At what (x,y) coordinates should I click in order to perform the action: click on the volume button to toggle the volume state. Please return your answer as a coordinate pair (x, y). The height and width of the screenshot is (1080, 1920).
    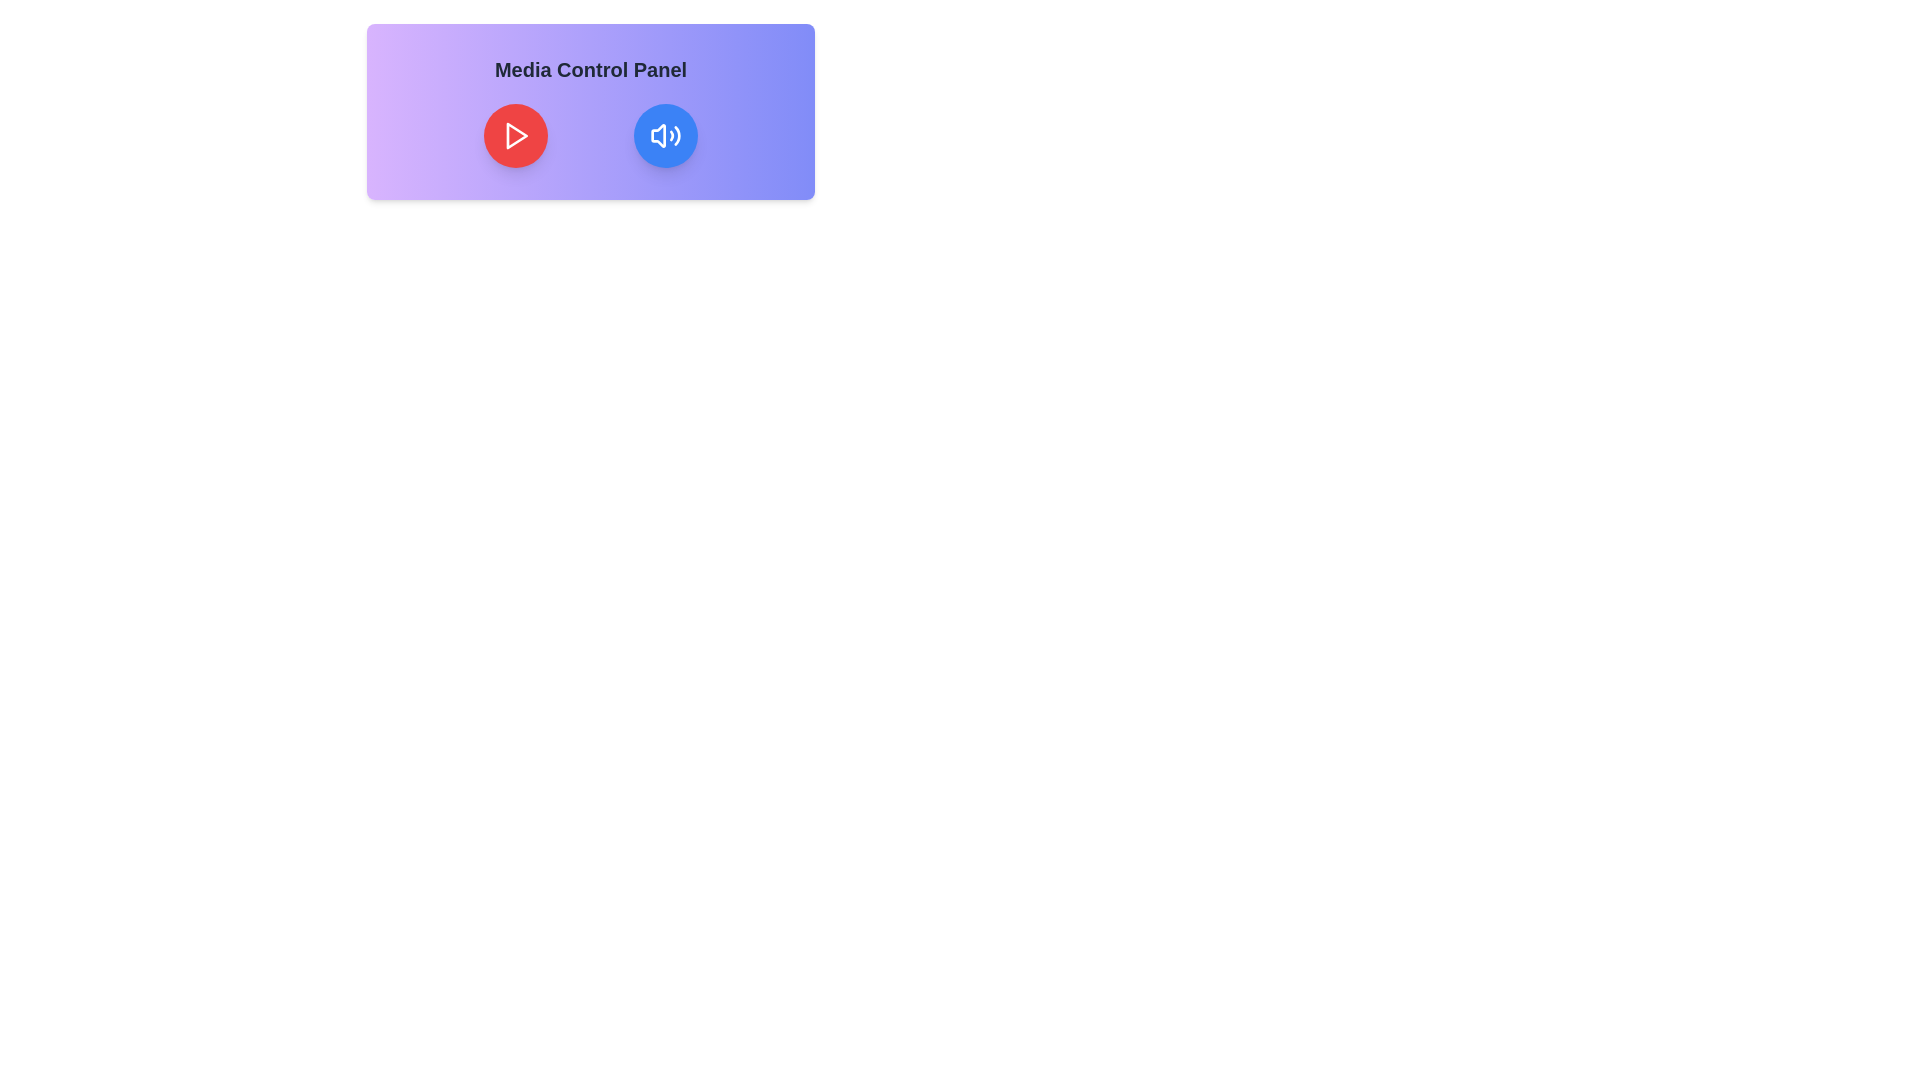
    Looking at the image, I should click on (665, 135).